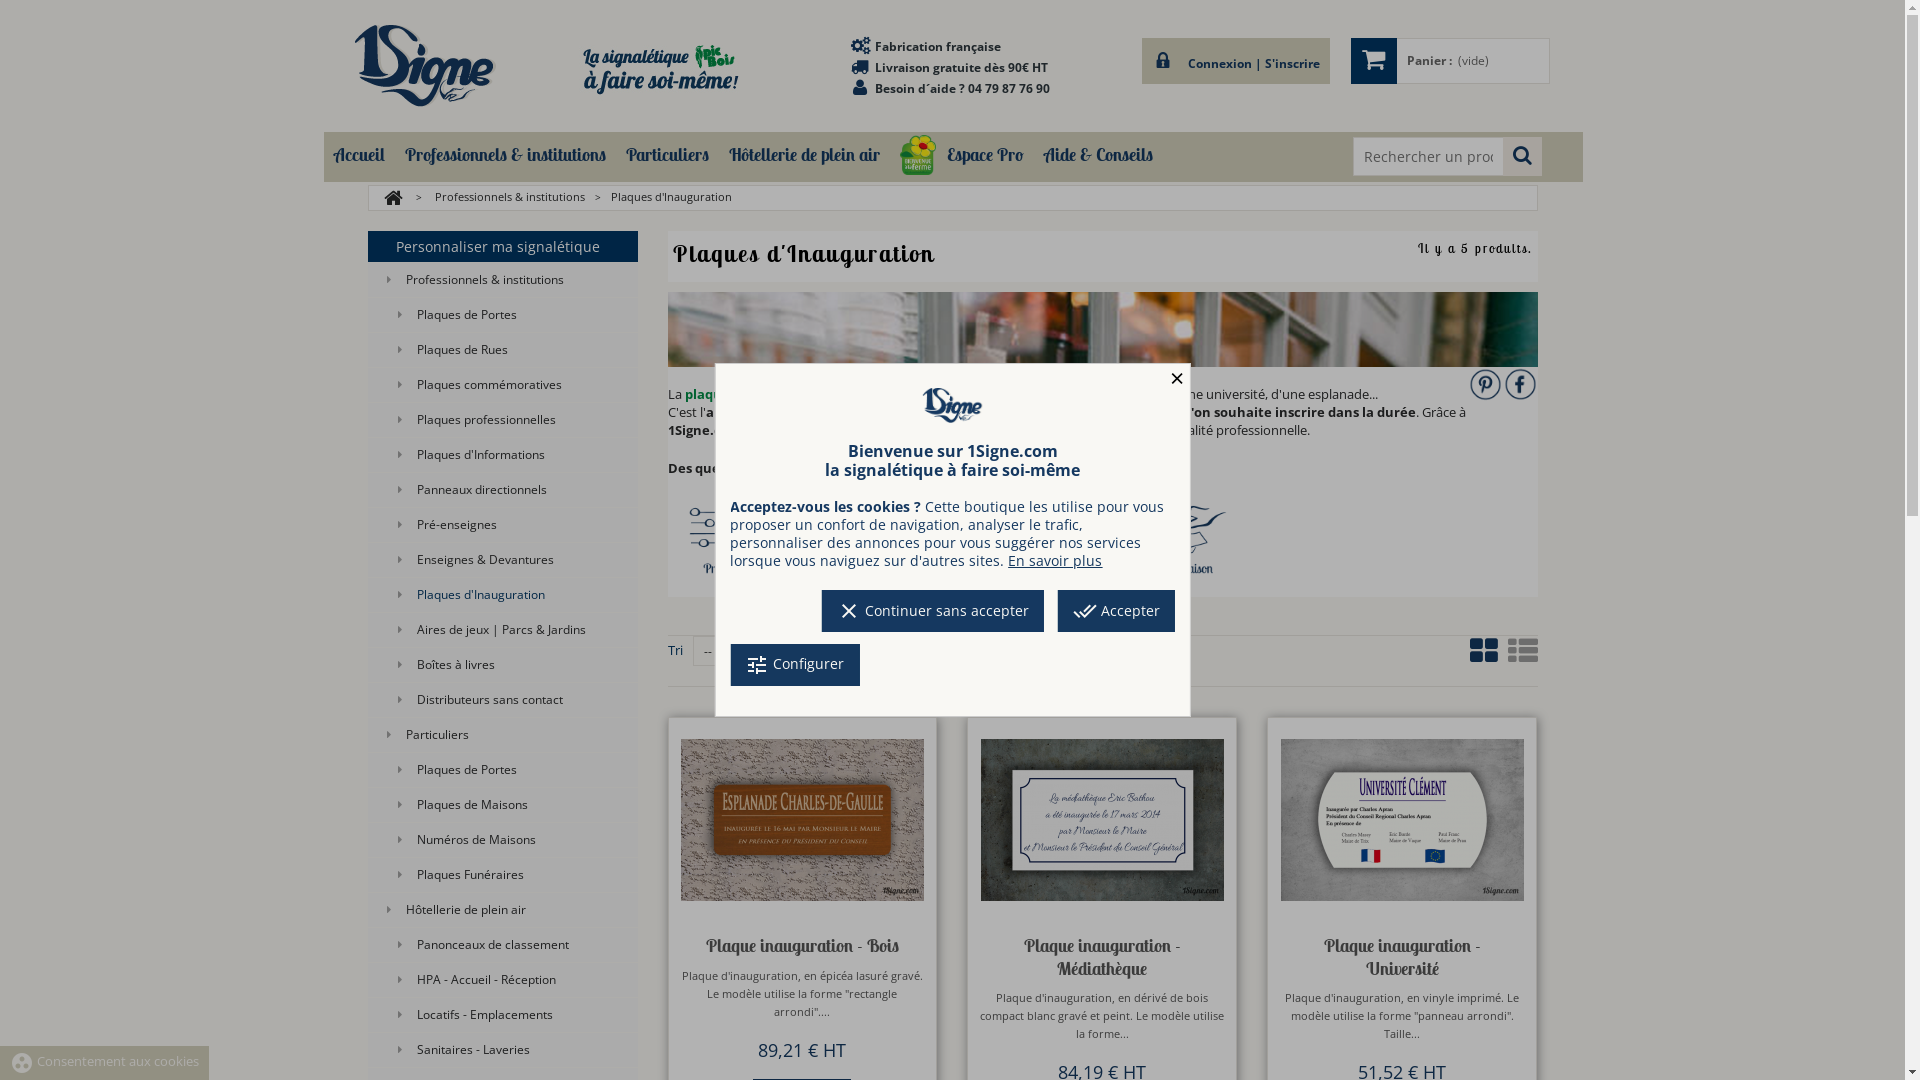 The image size is (1920, 1080). I want to click on 'Enseignes & Devantures', so click(503, 559).